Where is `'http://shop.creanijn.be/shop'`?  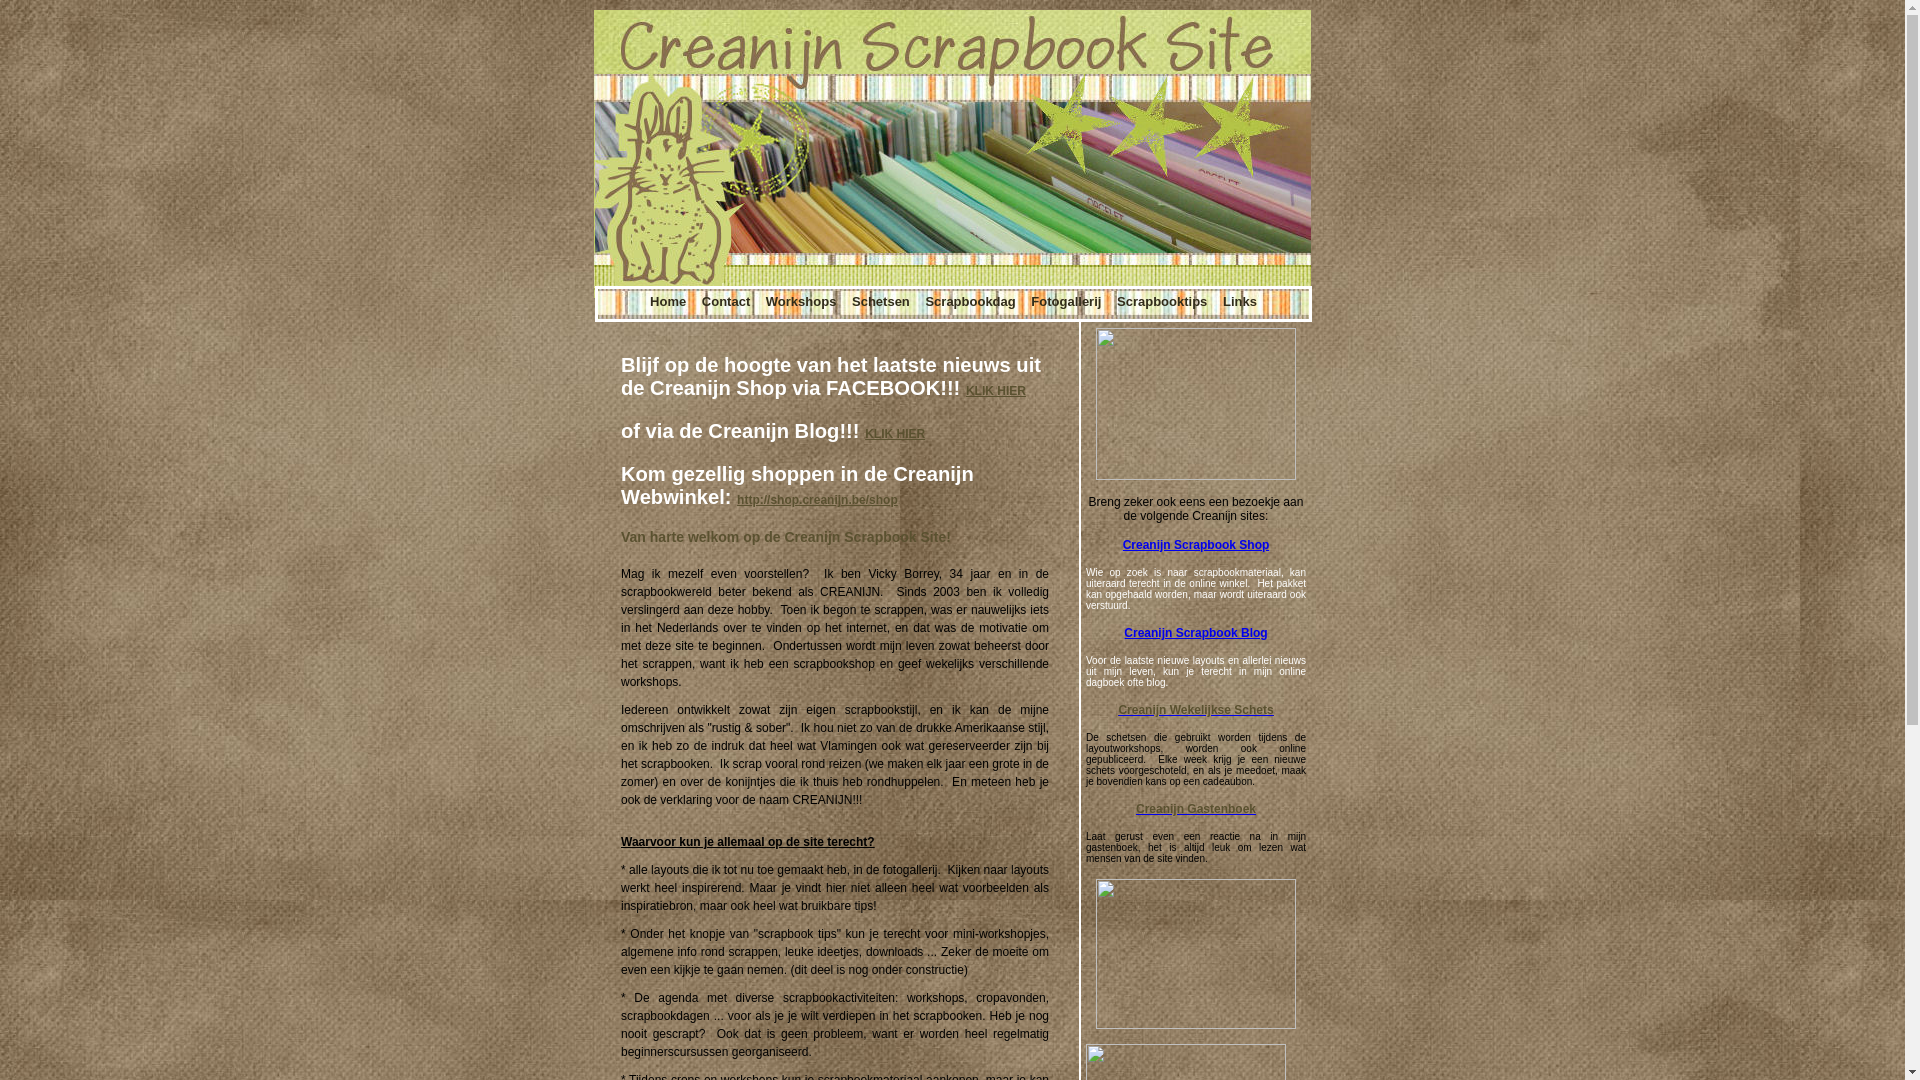
'http://shop.creanijn.be/shop' is located at coordinates (736, 499).